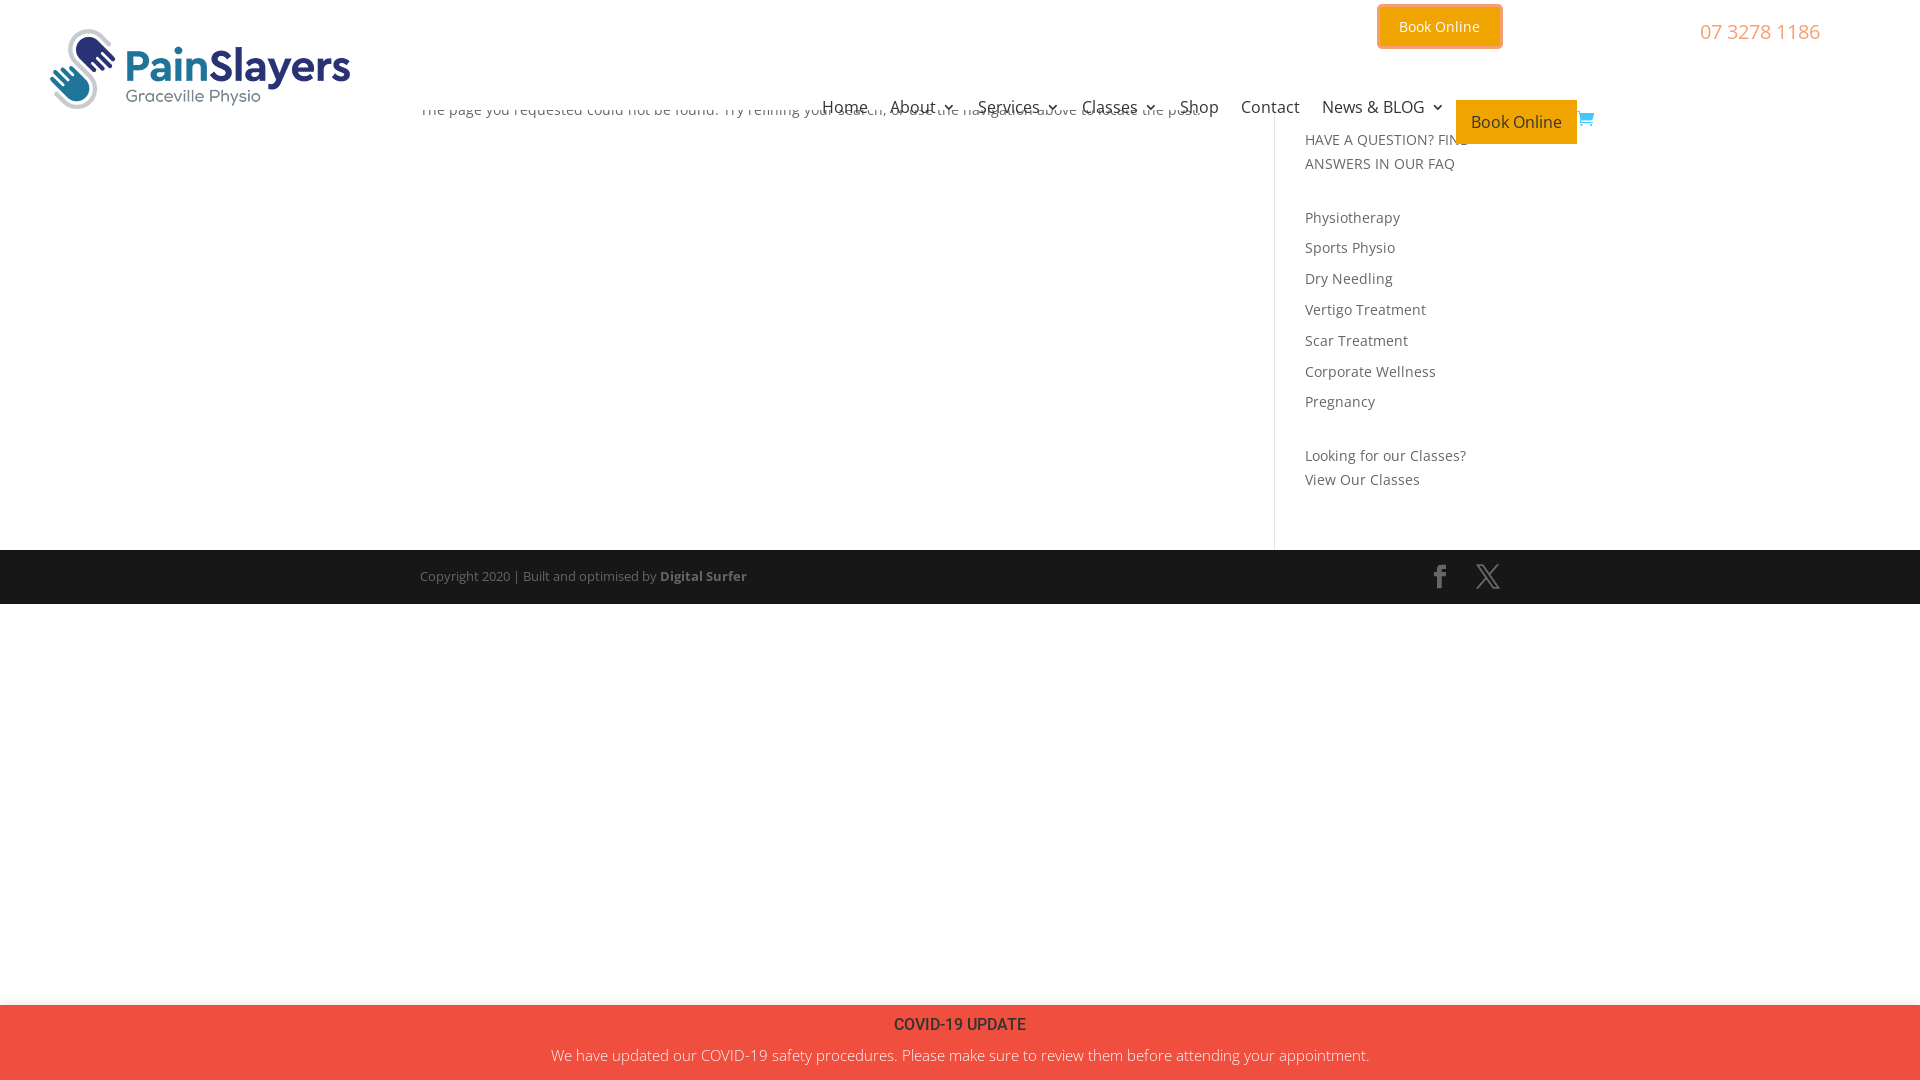  I want to click on 'Vertigo Treatment', so click(1305, 309).